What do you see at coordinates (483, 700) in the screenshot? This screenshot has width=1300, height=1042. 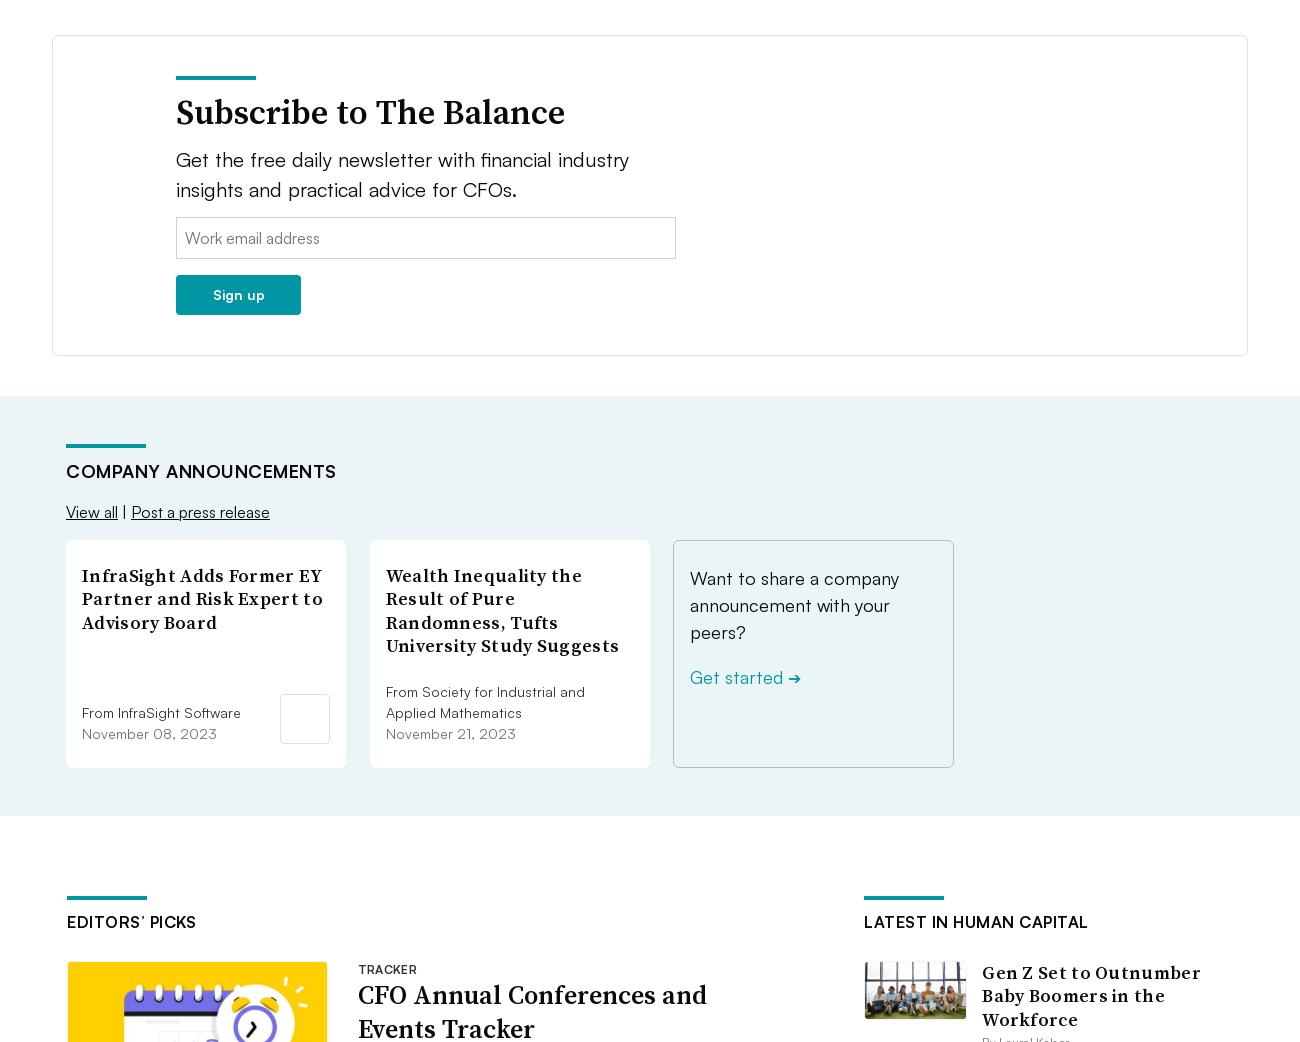 I see `'From Society for Industrial and Applied Mathematics'` at bounding box center [483, 700].